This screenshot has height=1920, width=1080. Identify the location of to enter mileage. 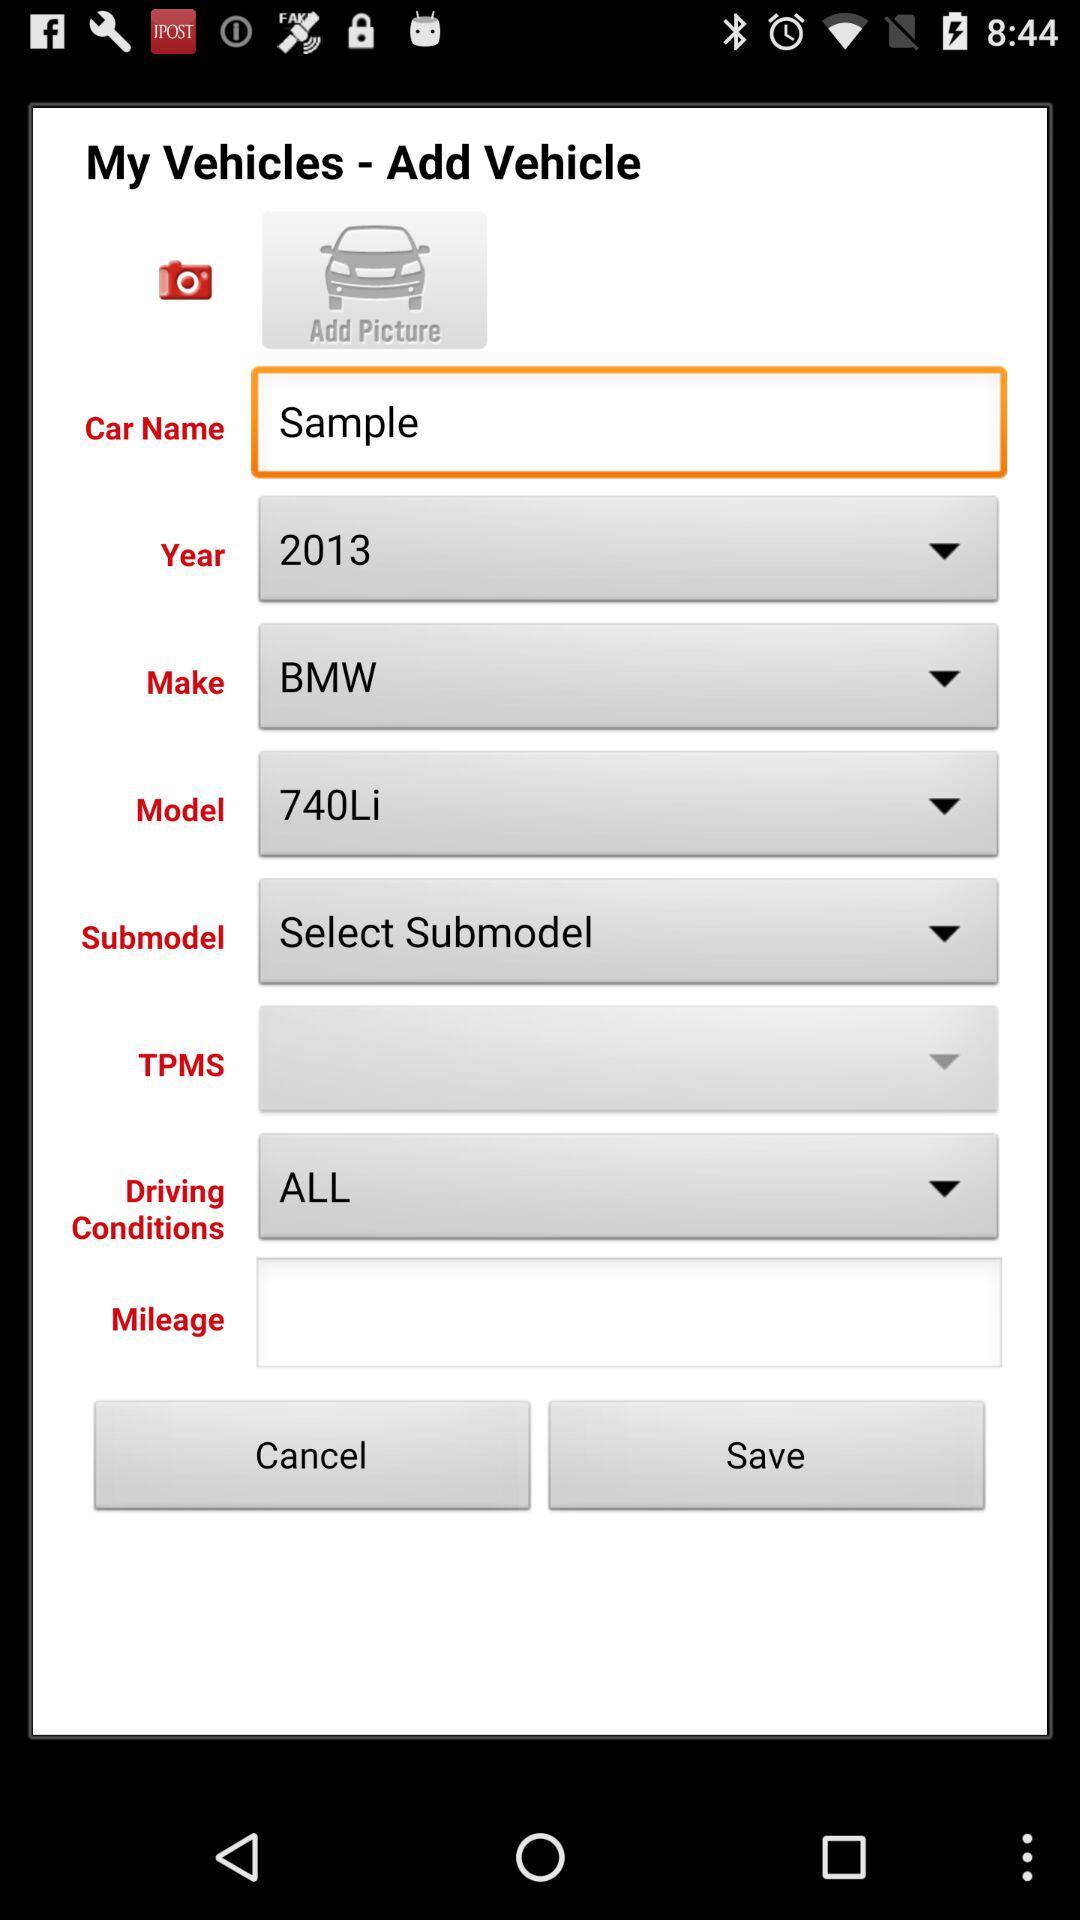
(628, 1318).